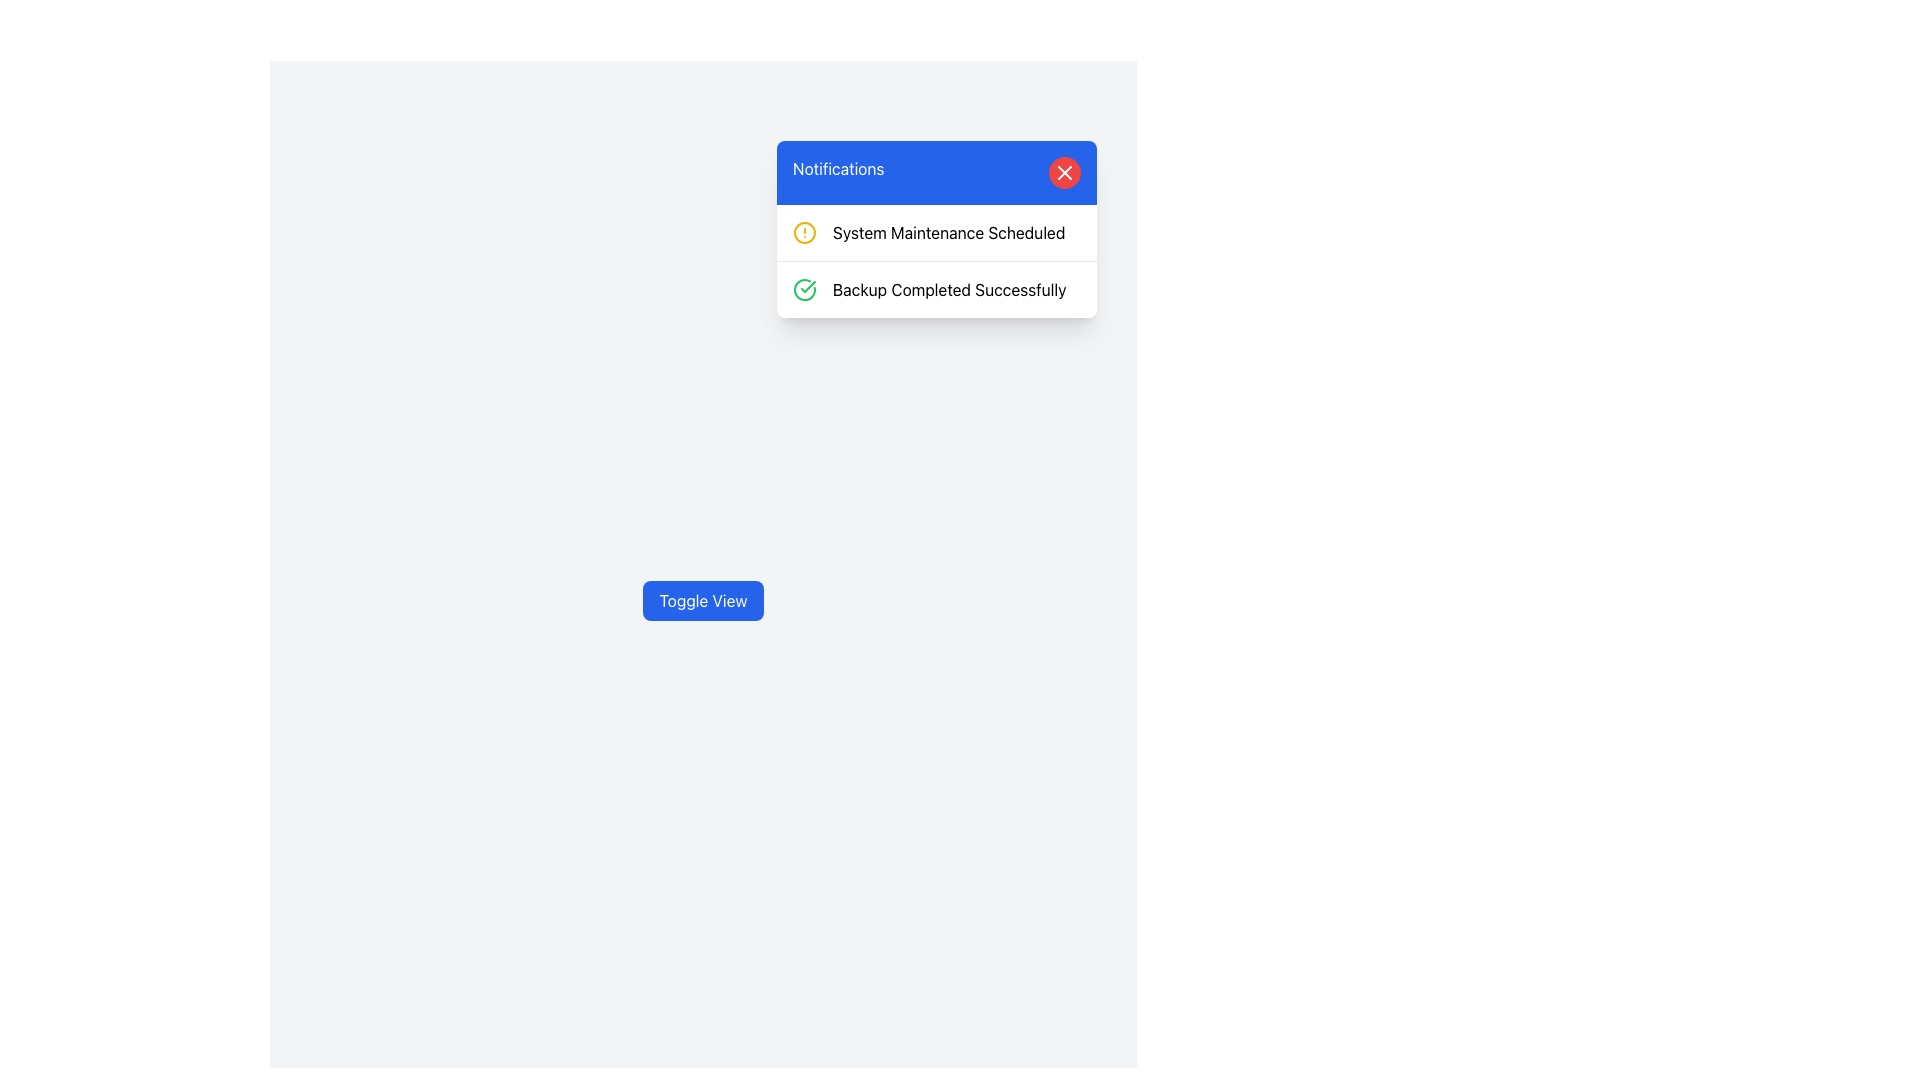 This screenshot has height=1080, width=1920. I want to click on the checkmark graphic in the SVG icon indicating 'Backup Completed Successfully', located in the lower region of the notification, so click(808, 286).